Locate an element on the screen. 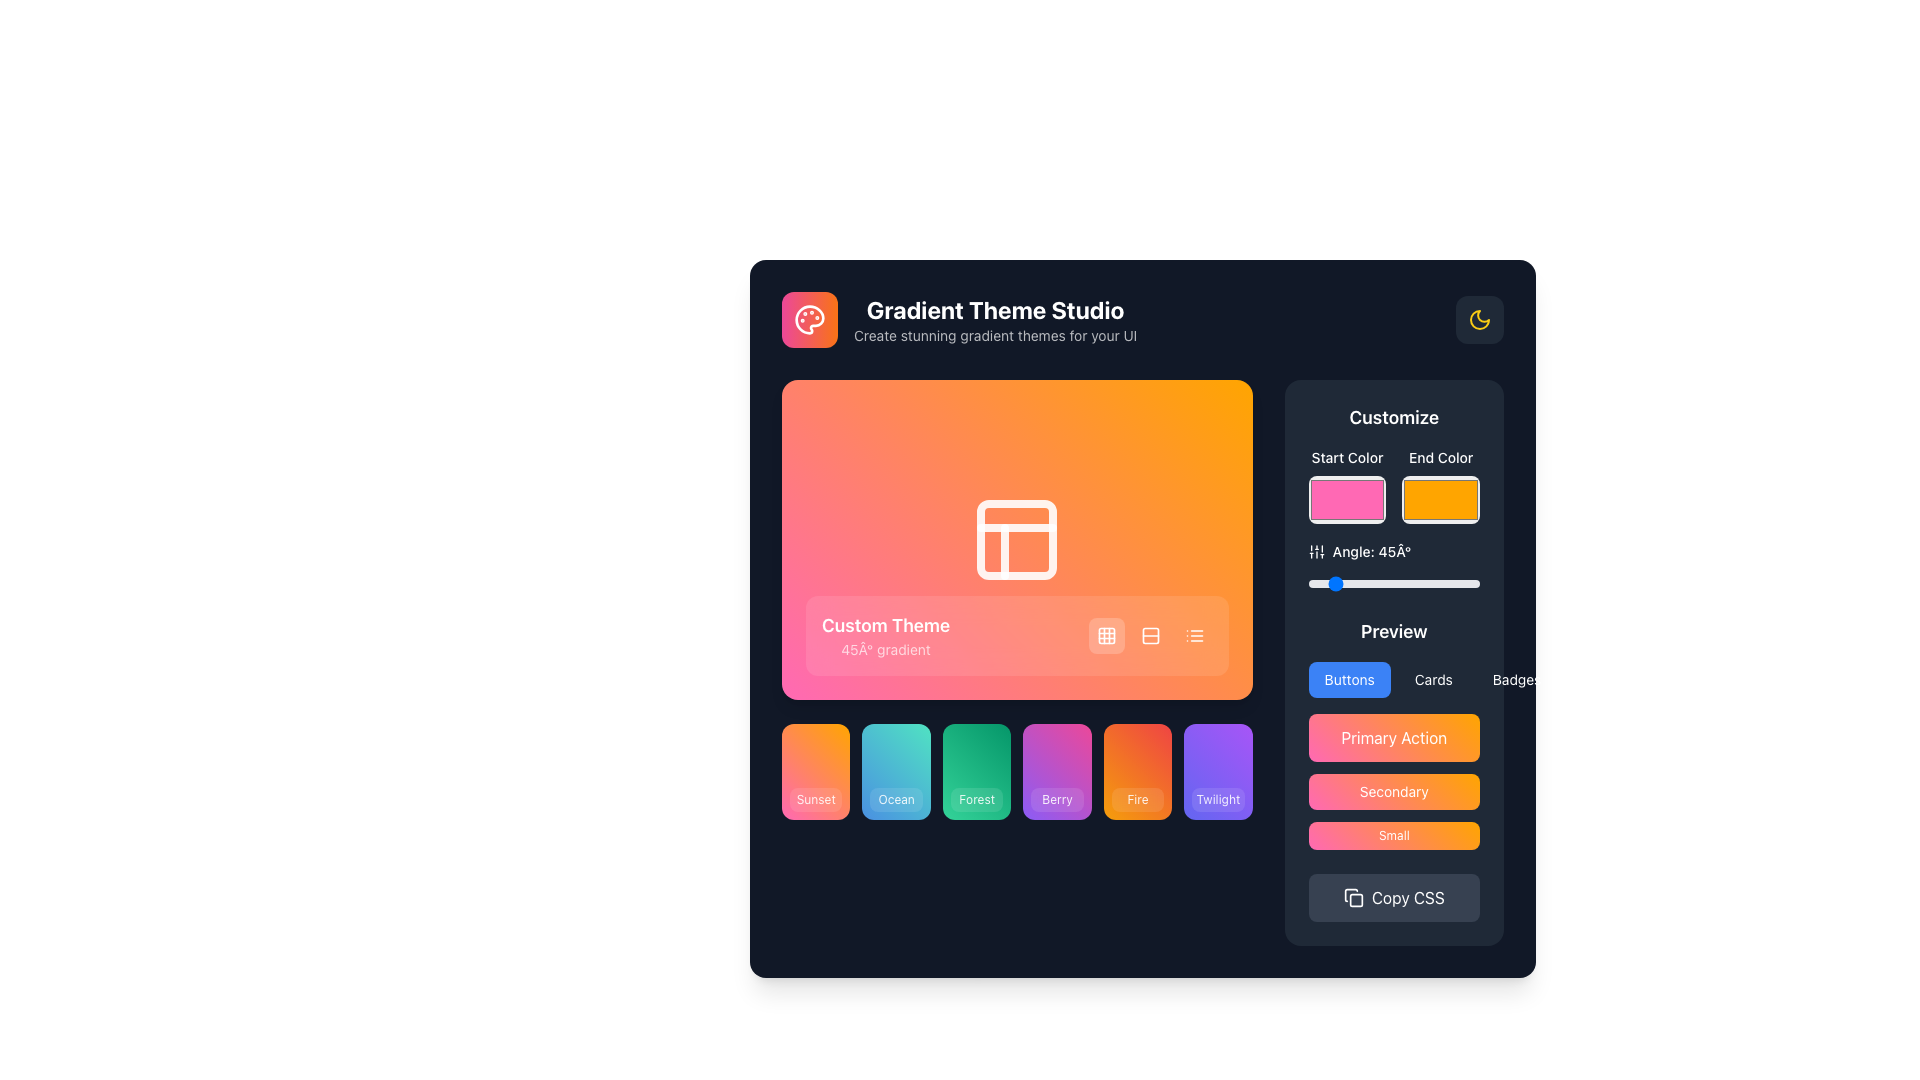  the static label element displaying the text 'Berry' located at the bottom center of a gradient-colored card is located at coordinates (1056, 798).